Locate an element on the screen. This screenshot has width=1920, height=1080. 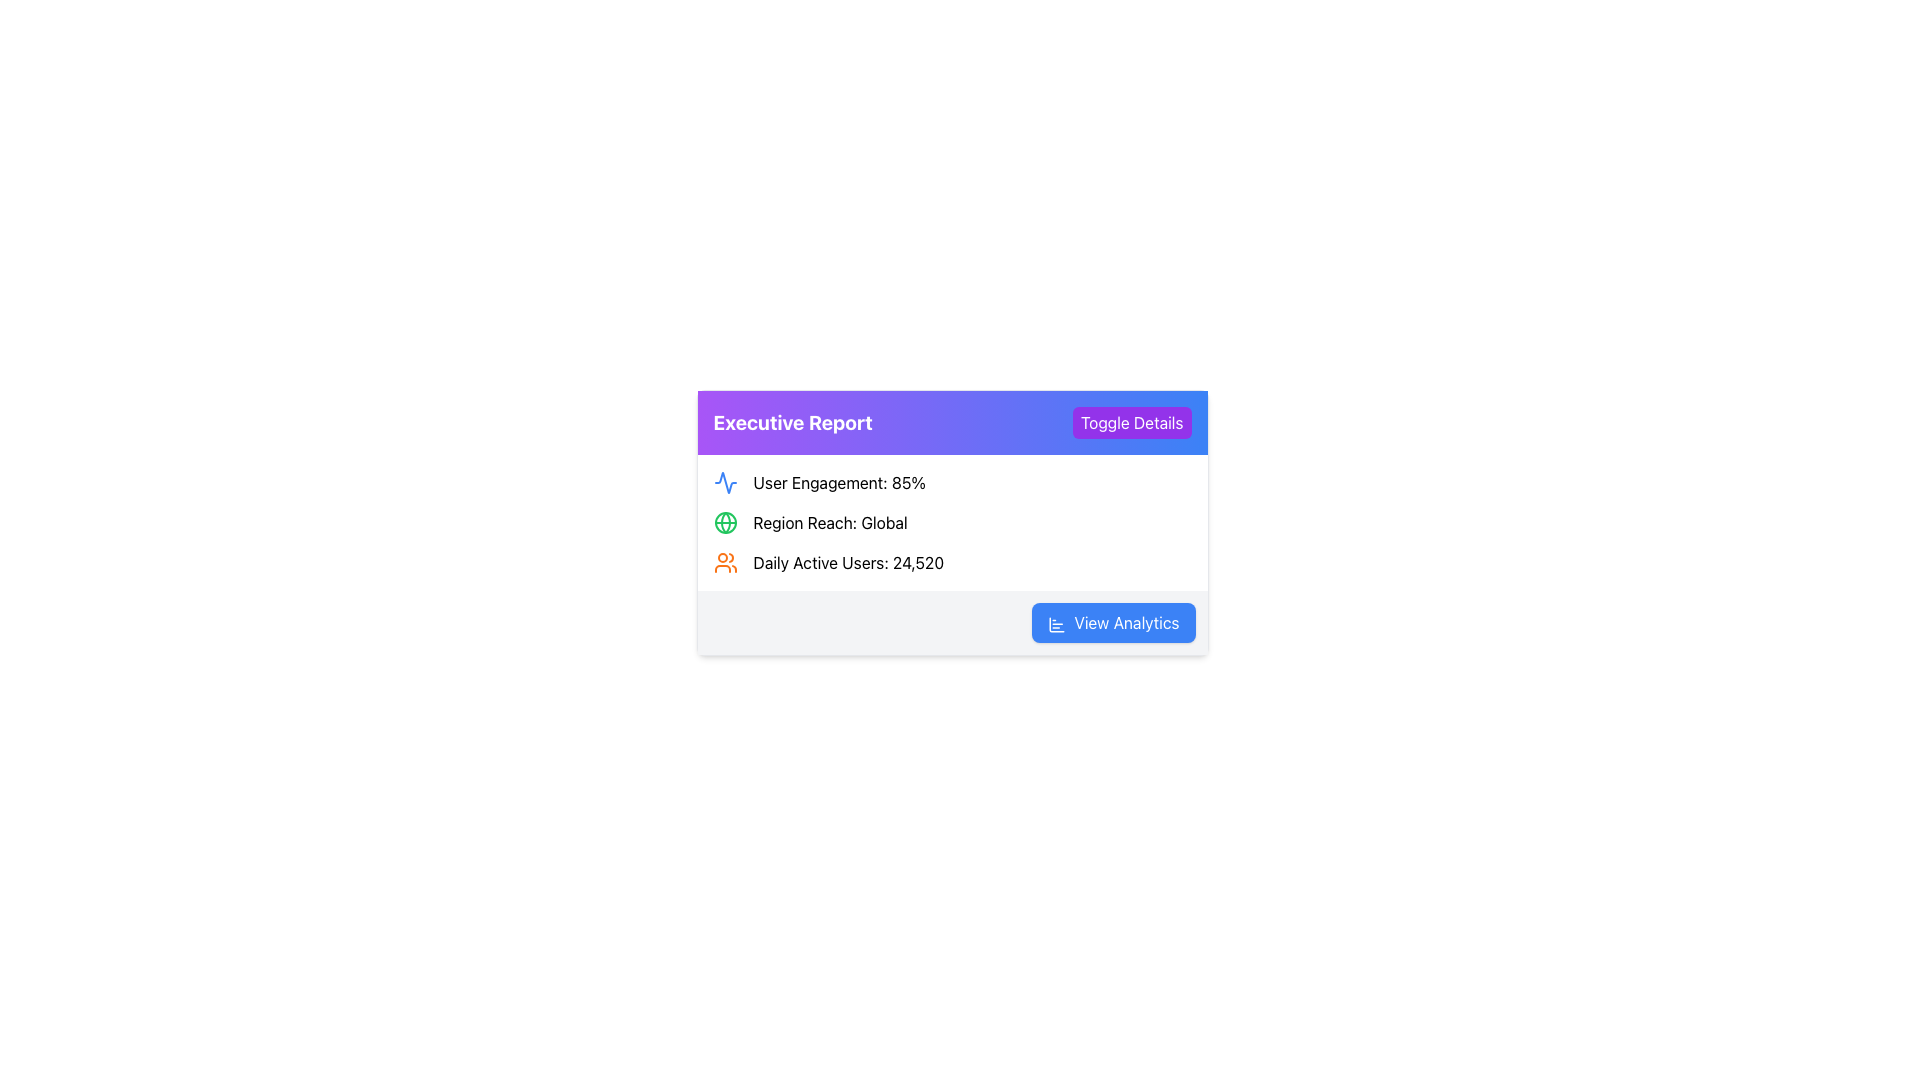
the bold, large-sized text reading 'Executive Report', which is styled in white on a gradient background from purple to blue, located in the header section of a panel is located at coordinates (792, 422).